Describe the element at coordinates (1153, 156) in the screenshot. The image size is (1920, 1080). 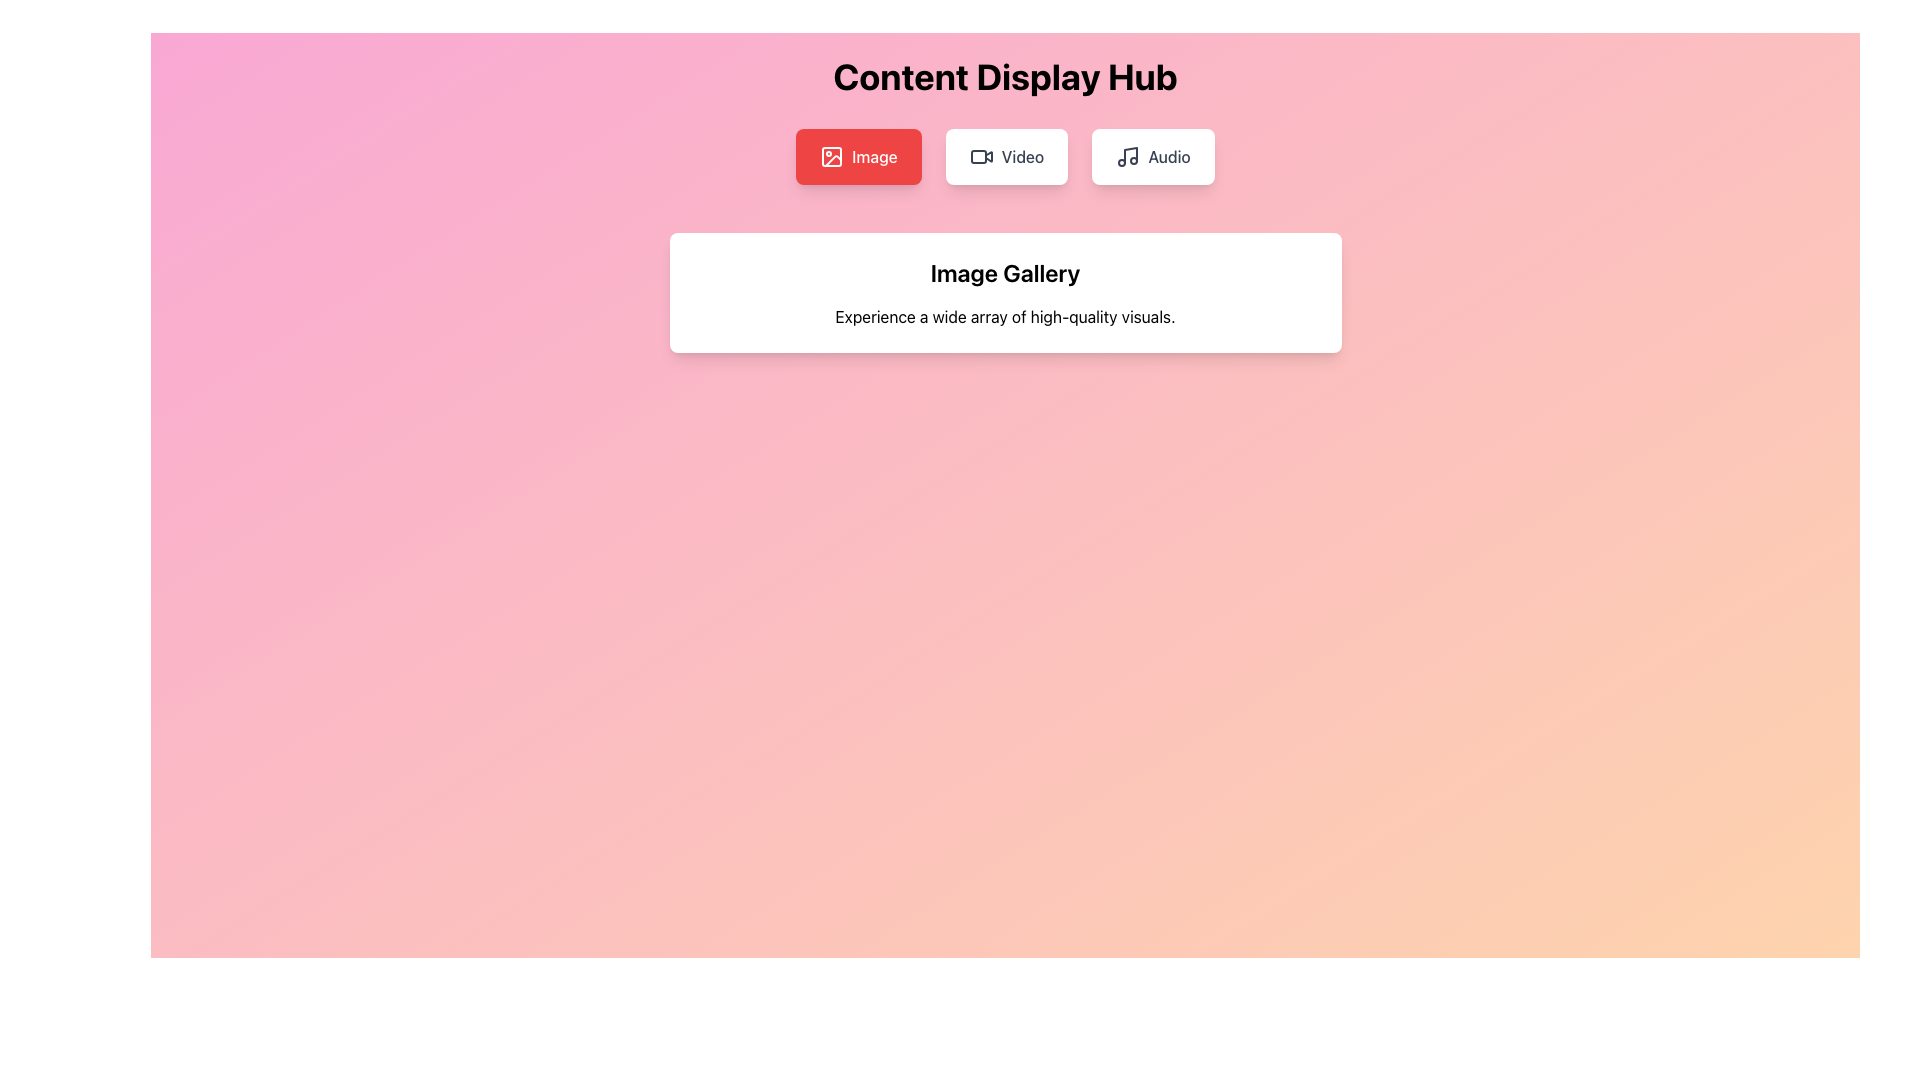
I see `the rightmost button in the top-center menu, which has a white background, gray text, and an icon resembling a musical note` at that location.